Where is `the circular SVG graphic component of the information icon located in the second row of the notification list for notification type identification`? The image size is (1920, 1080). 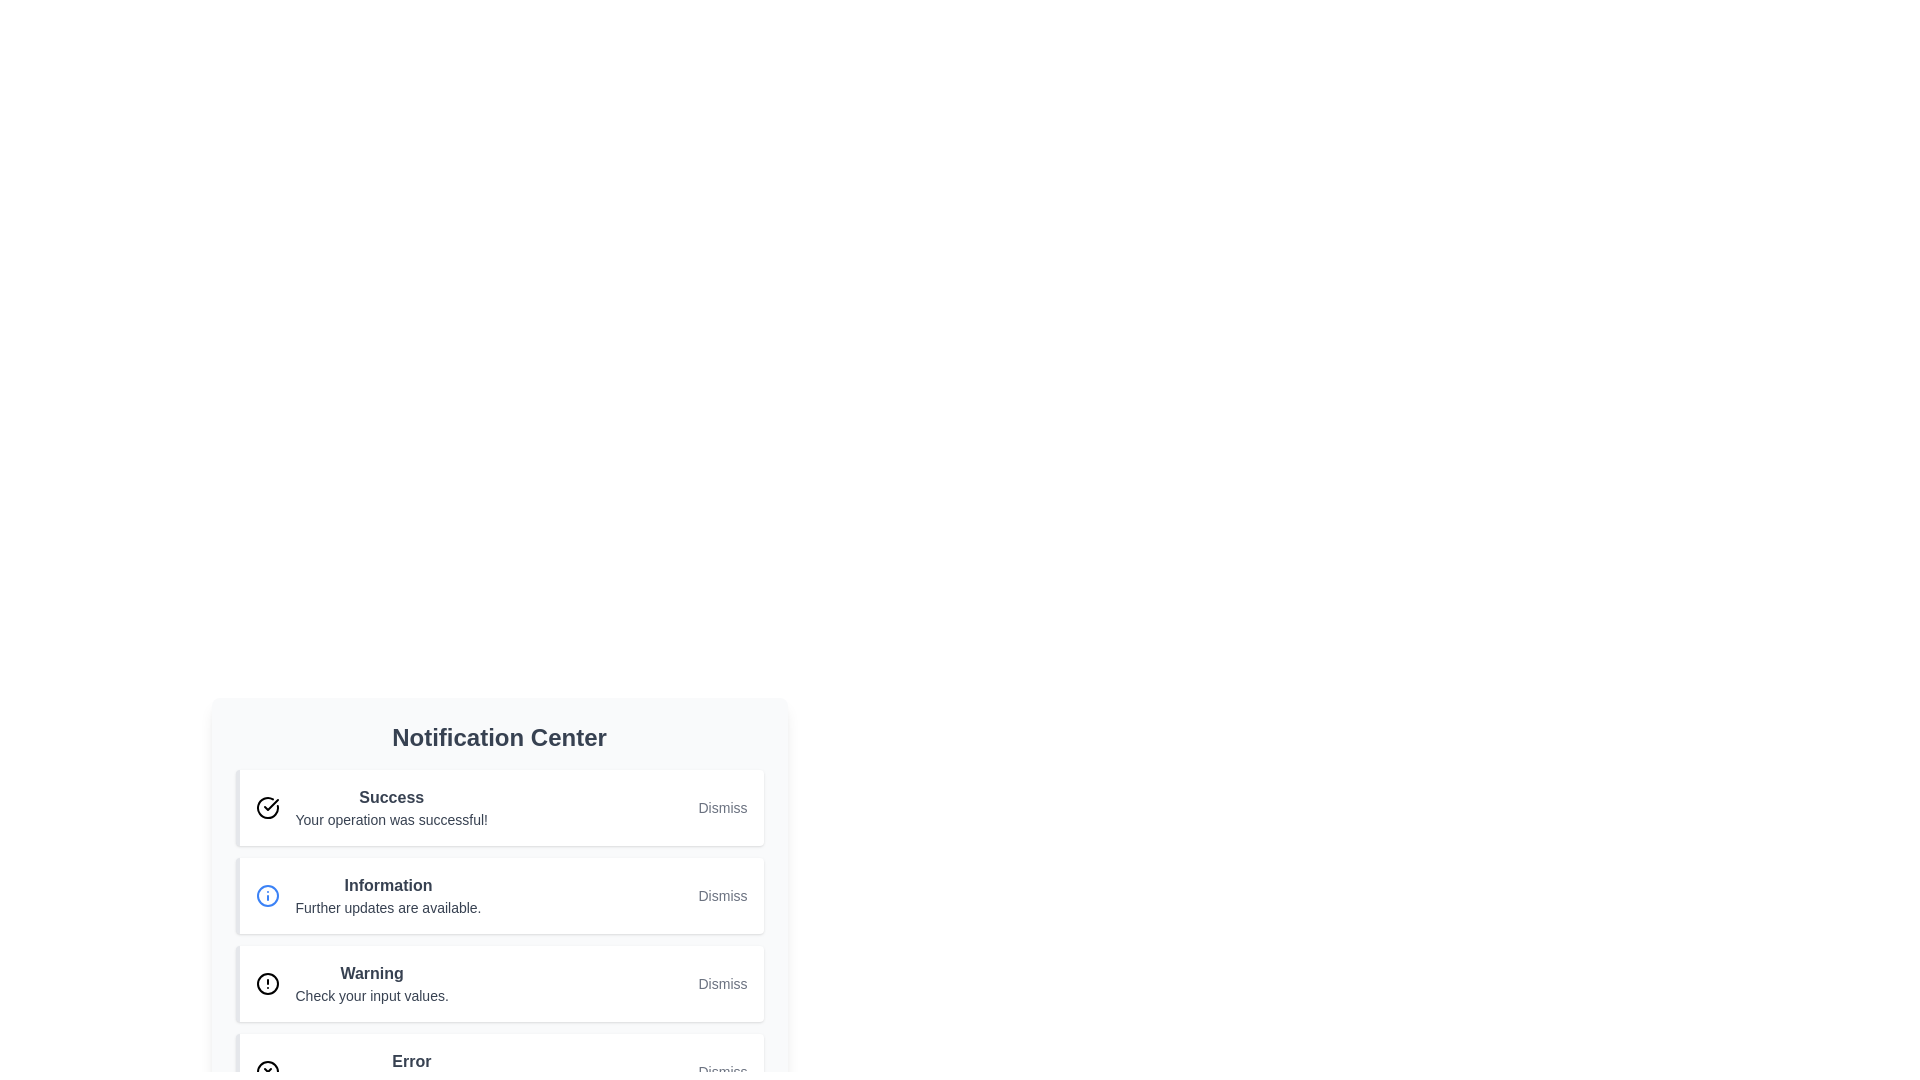 the circular SVG graphic component of the information icon located in the second row of the notification list for notification type identification is located at coordinates (266, 894).